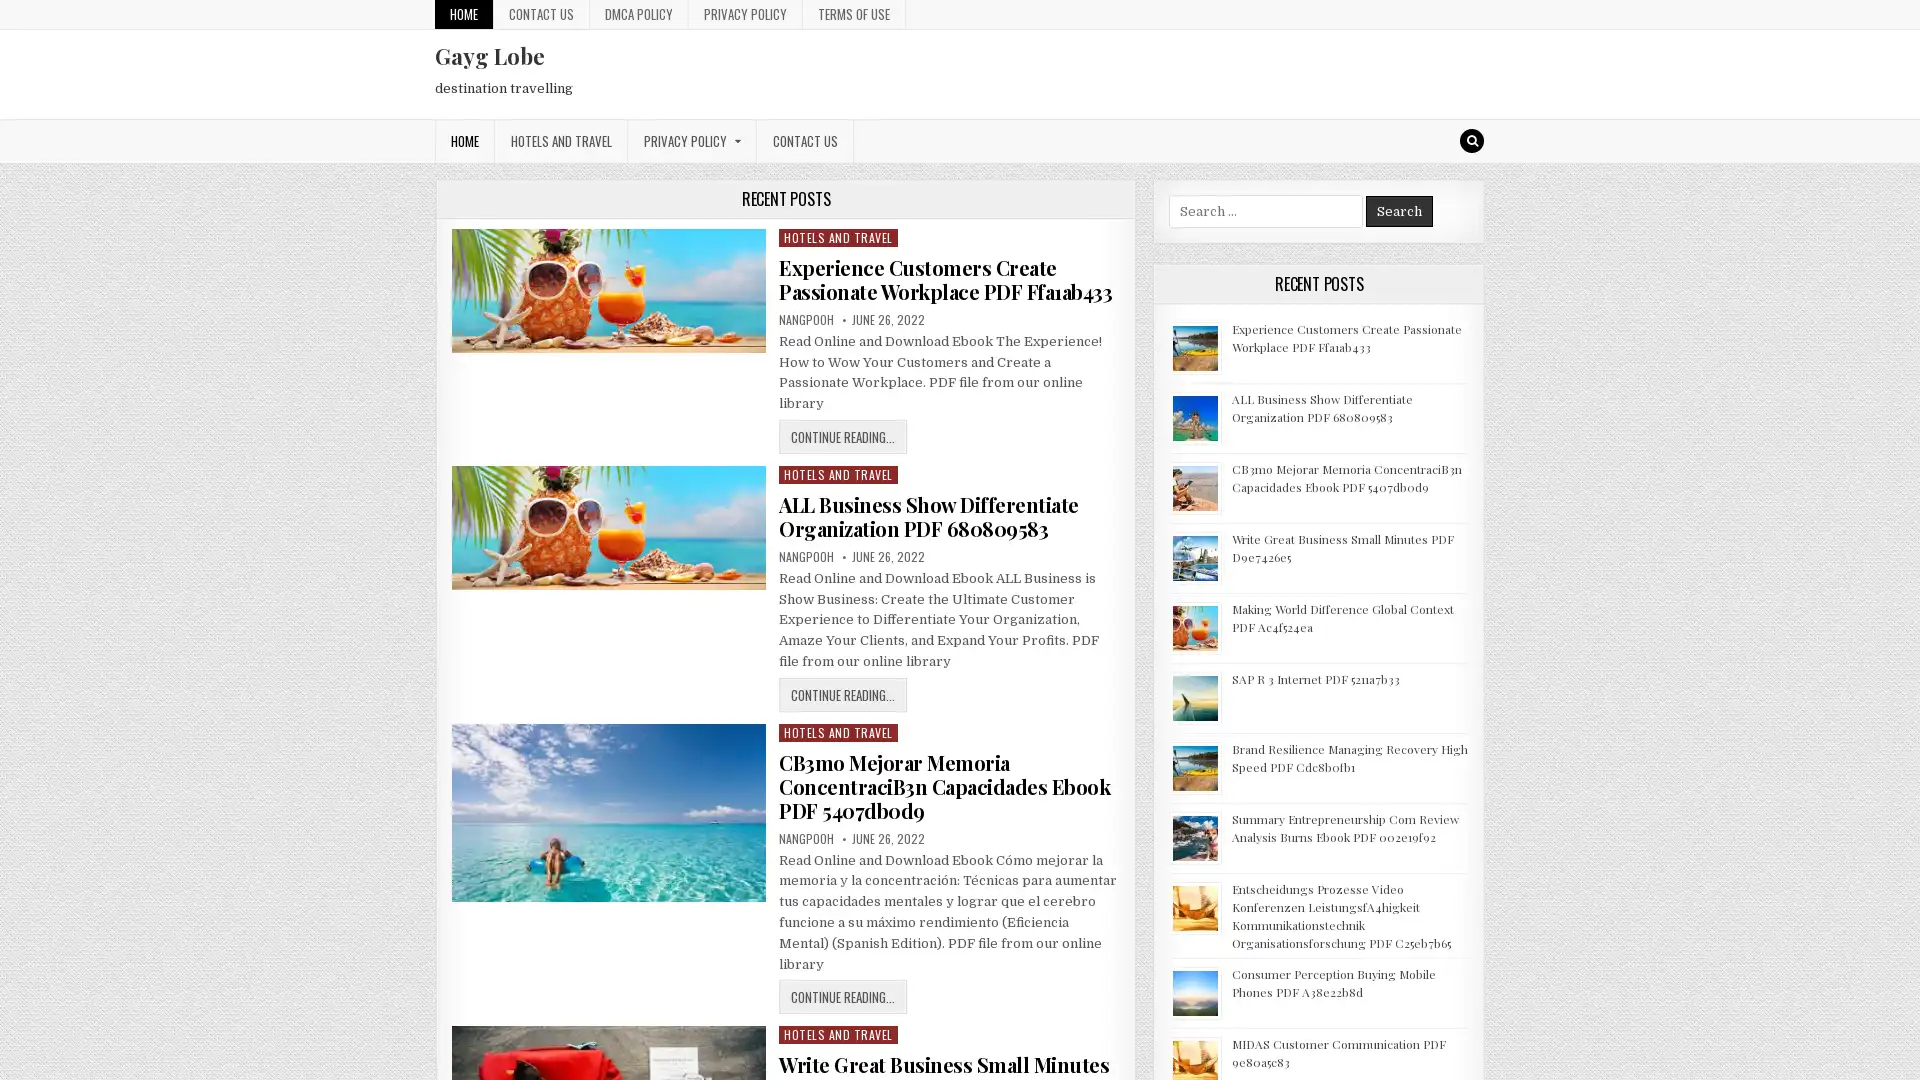 Image resolution: width=1920 pixels, height=1080 pixels. Describe the element at coordinates (1398, 211) in the screenshot. I see `Search` at that location.